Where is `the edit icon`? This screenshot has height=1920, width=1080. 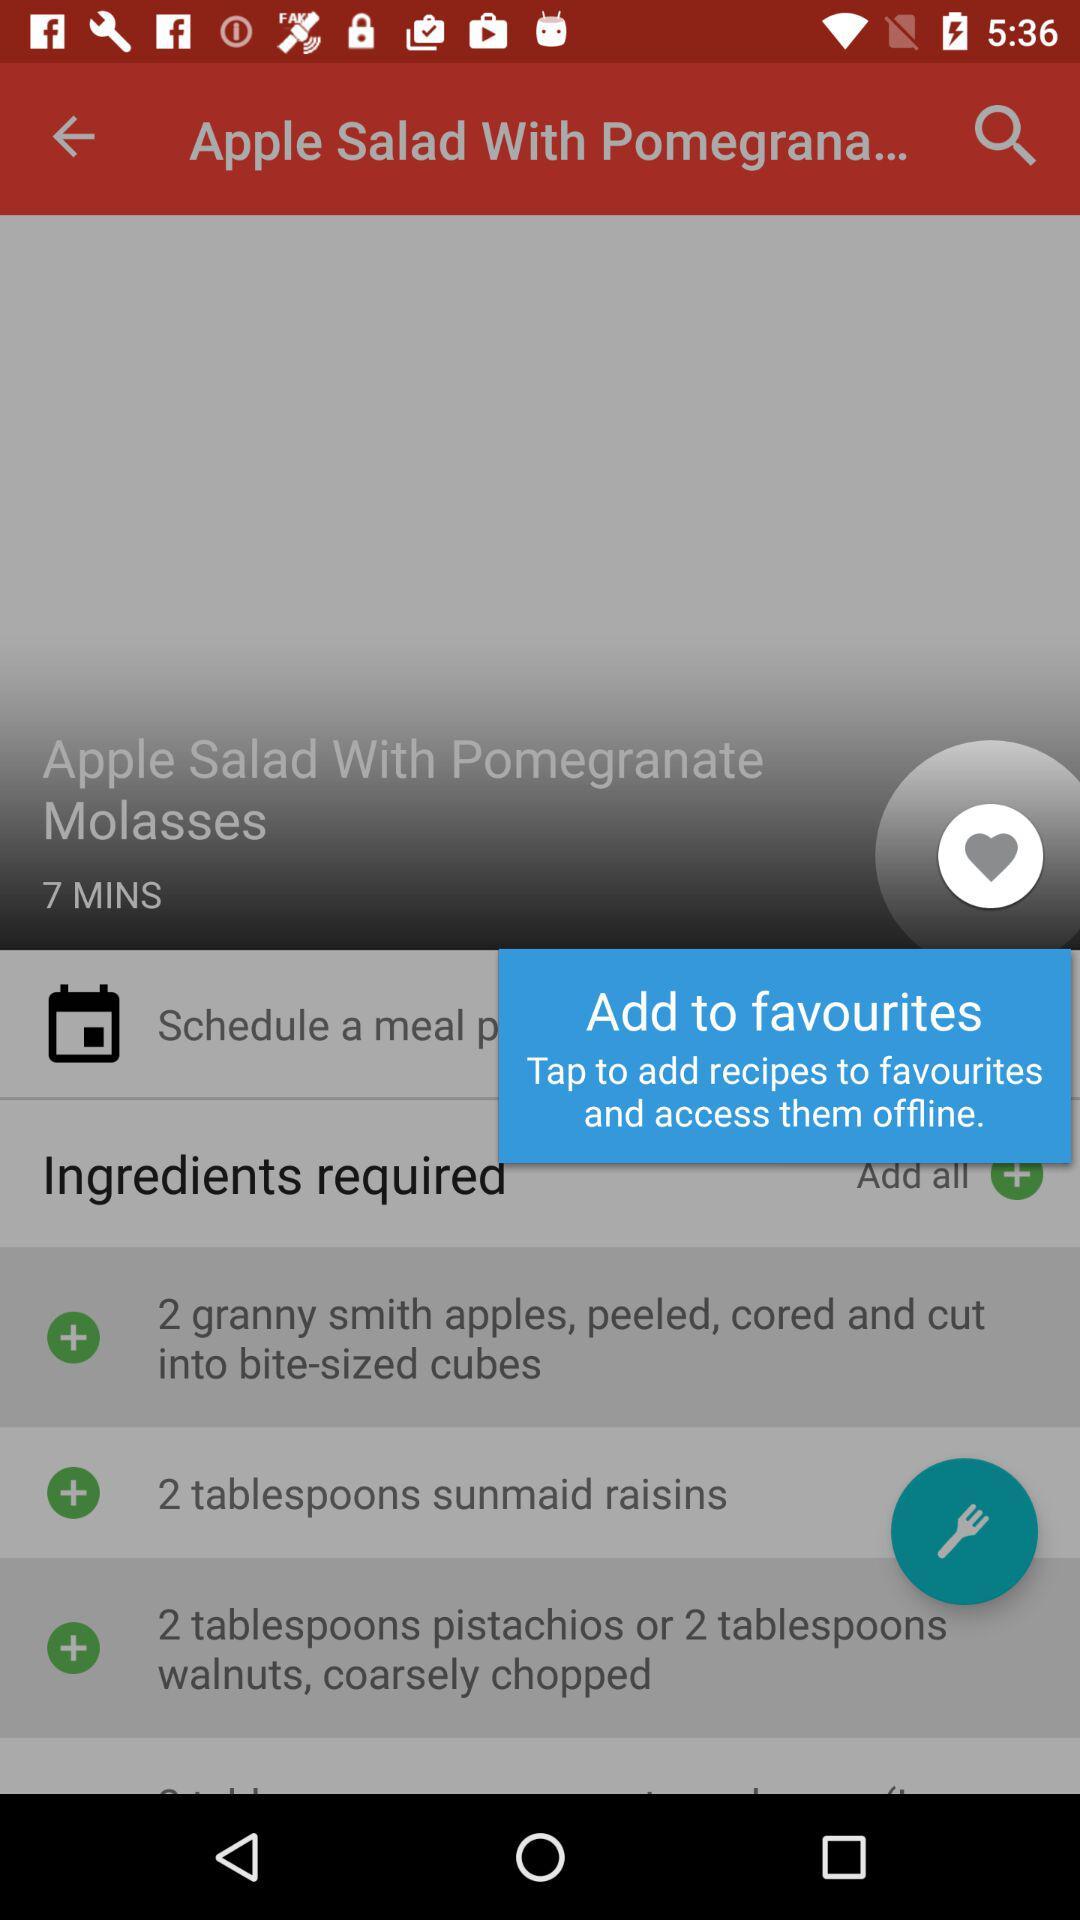
the edit icon is located at coordinates (963, 1530).